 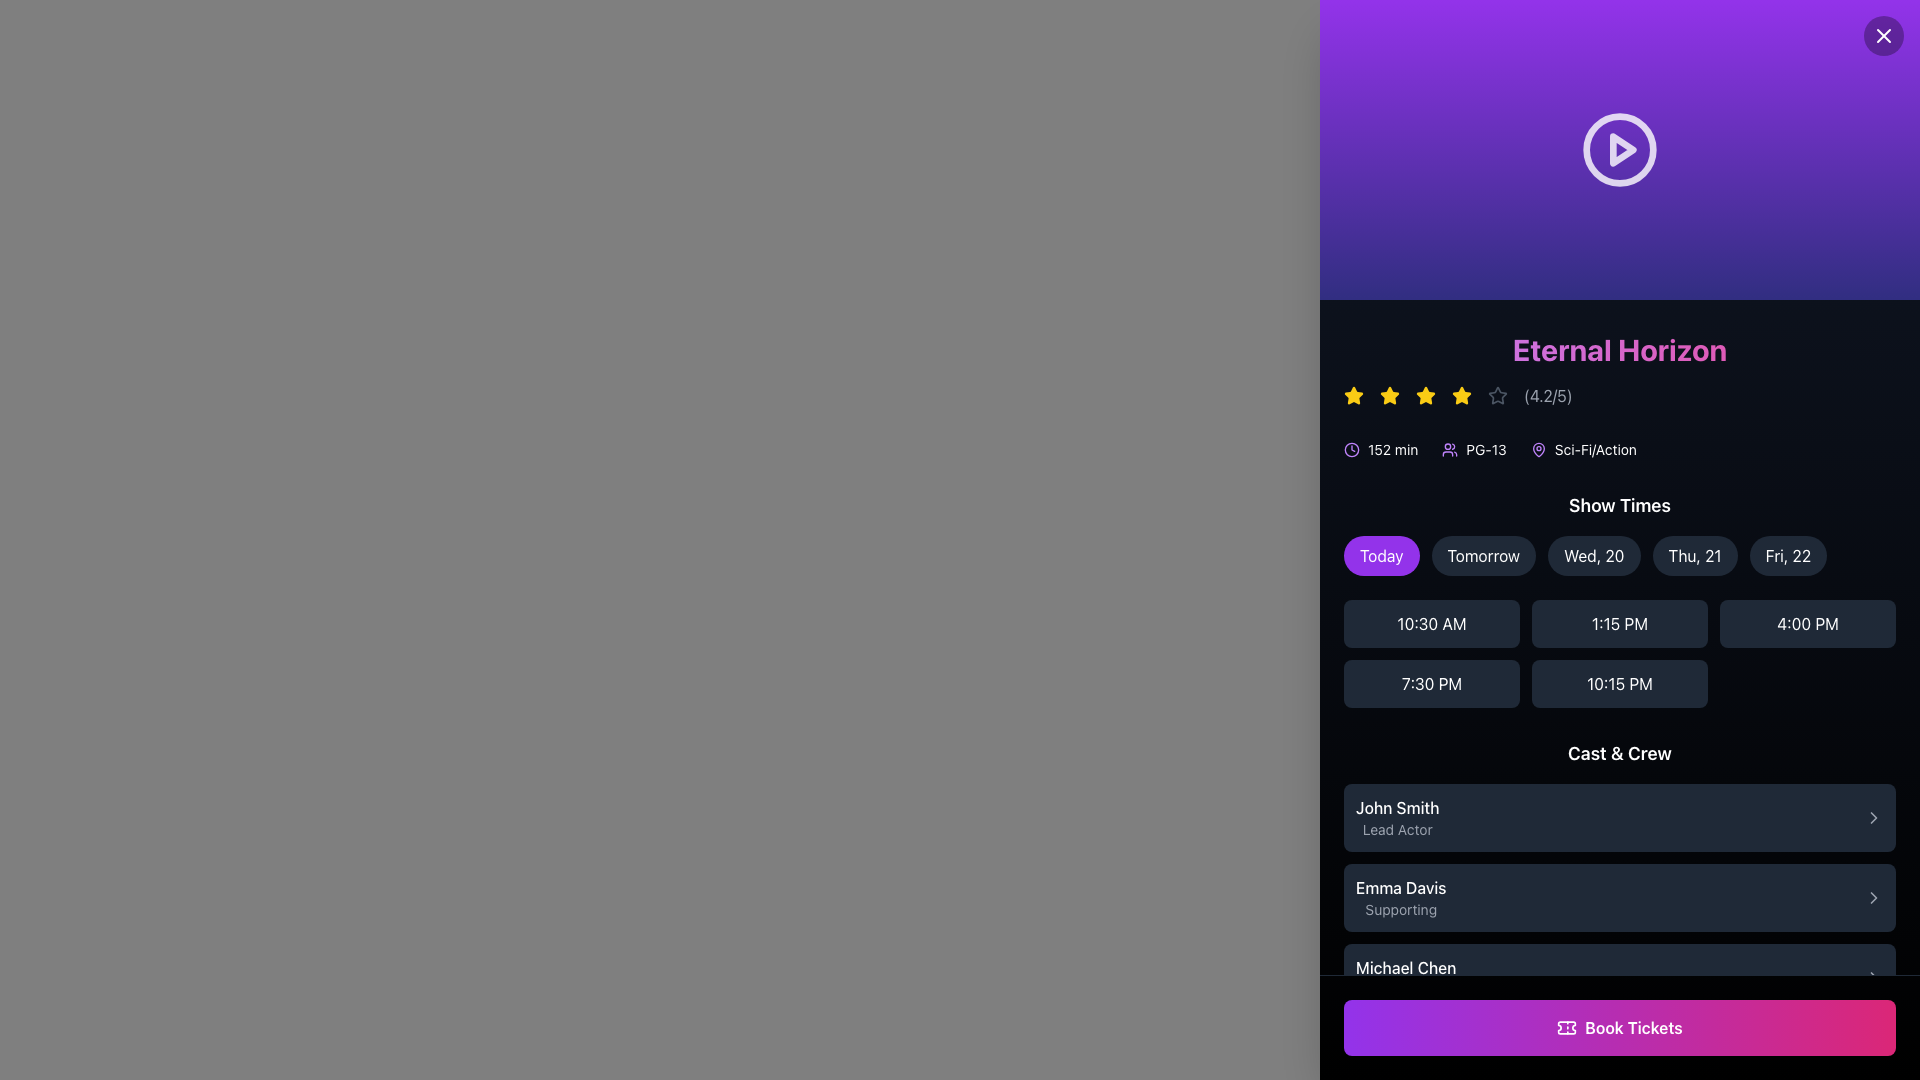 I want to click on the sixth star icon of the rating system for accessibility purposes, so click(x=1497, y=396).